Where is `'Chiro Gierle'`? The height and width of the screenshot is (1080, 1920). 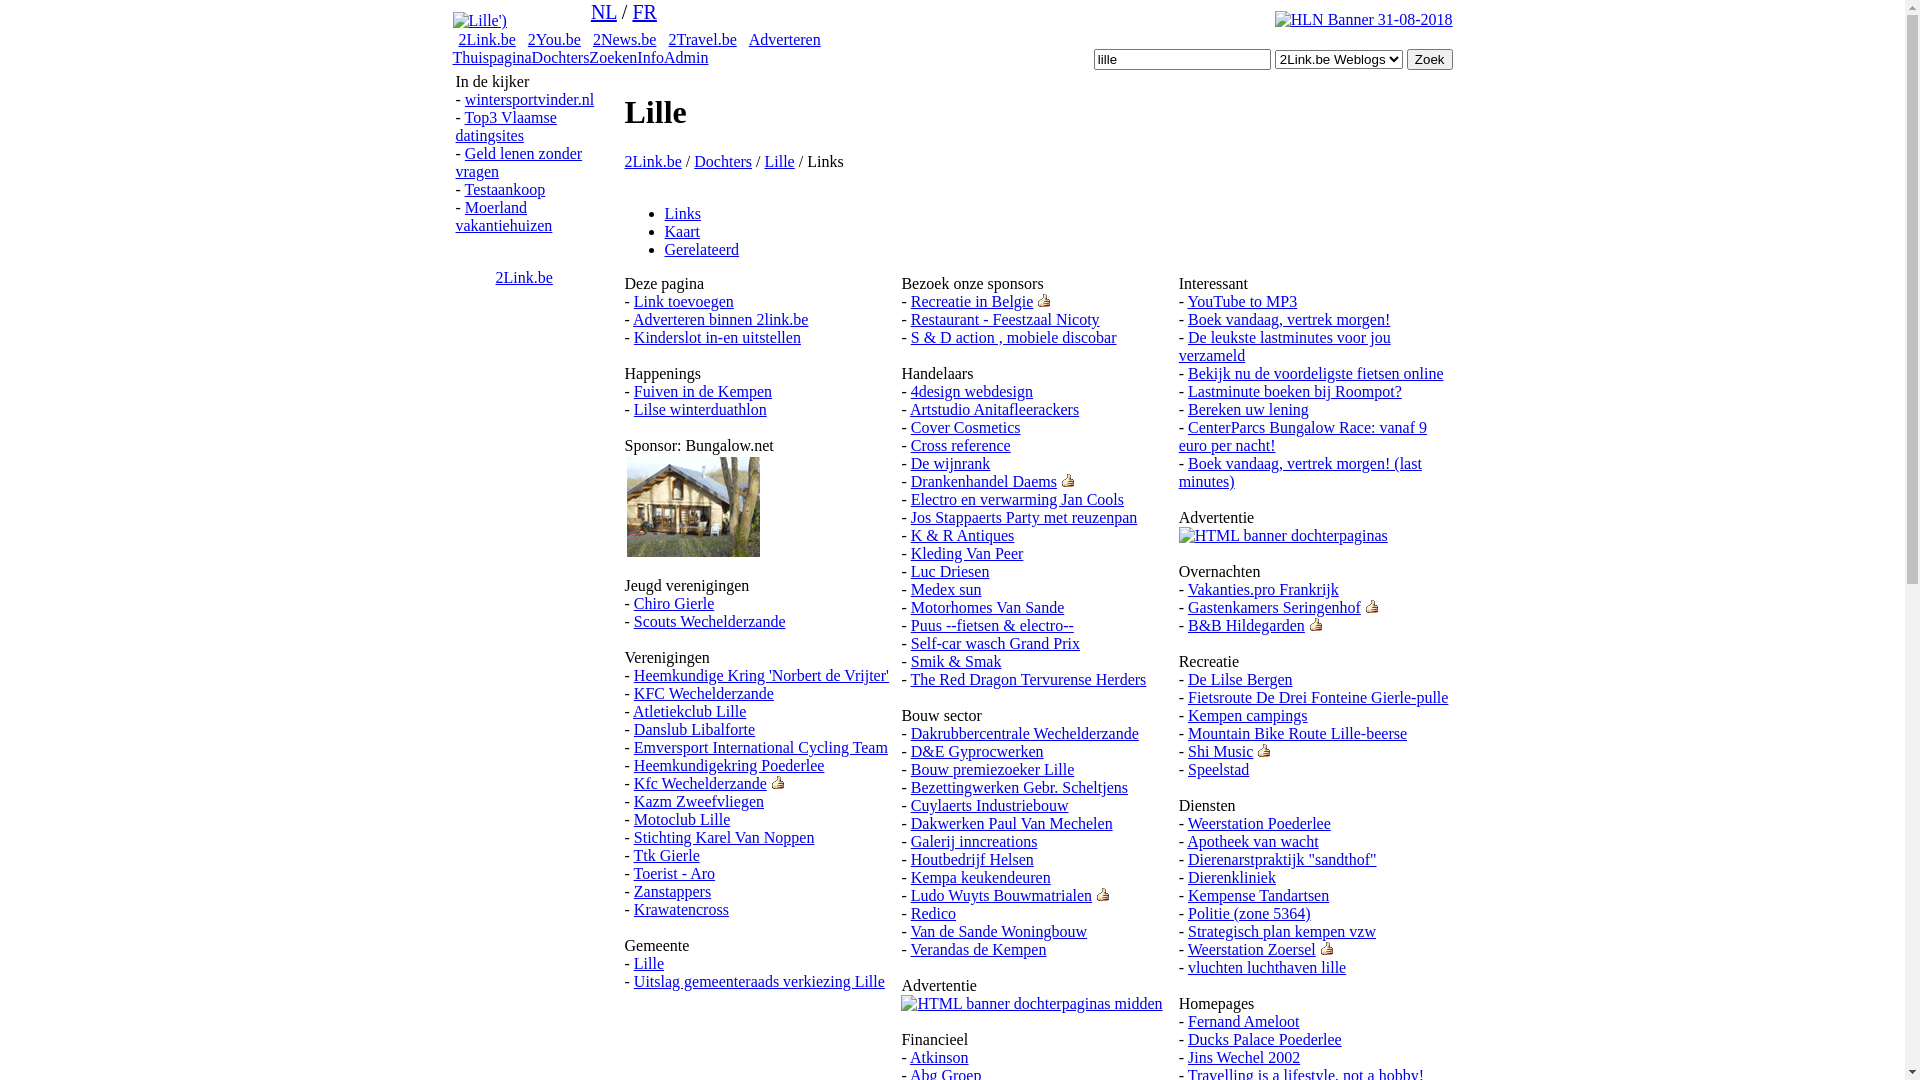 'Chiro Gierle' is located at coordinates (673, 602).